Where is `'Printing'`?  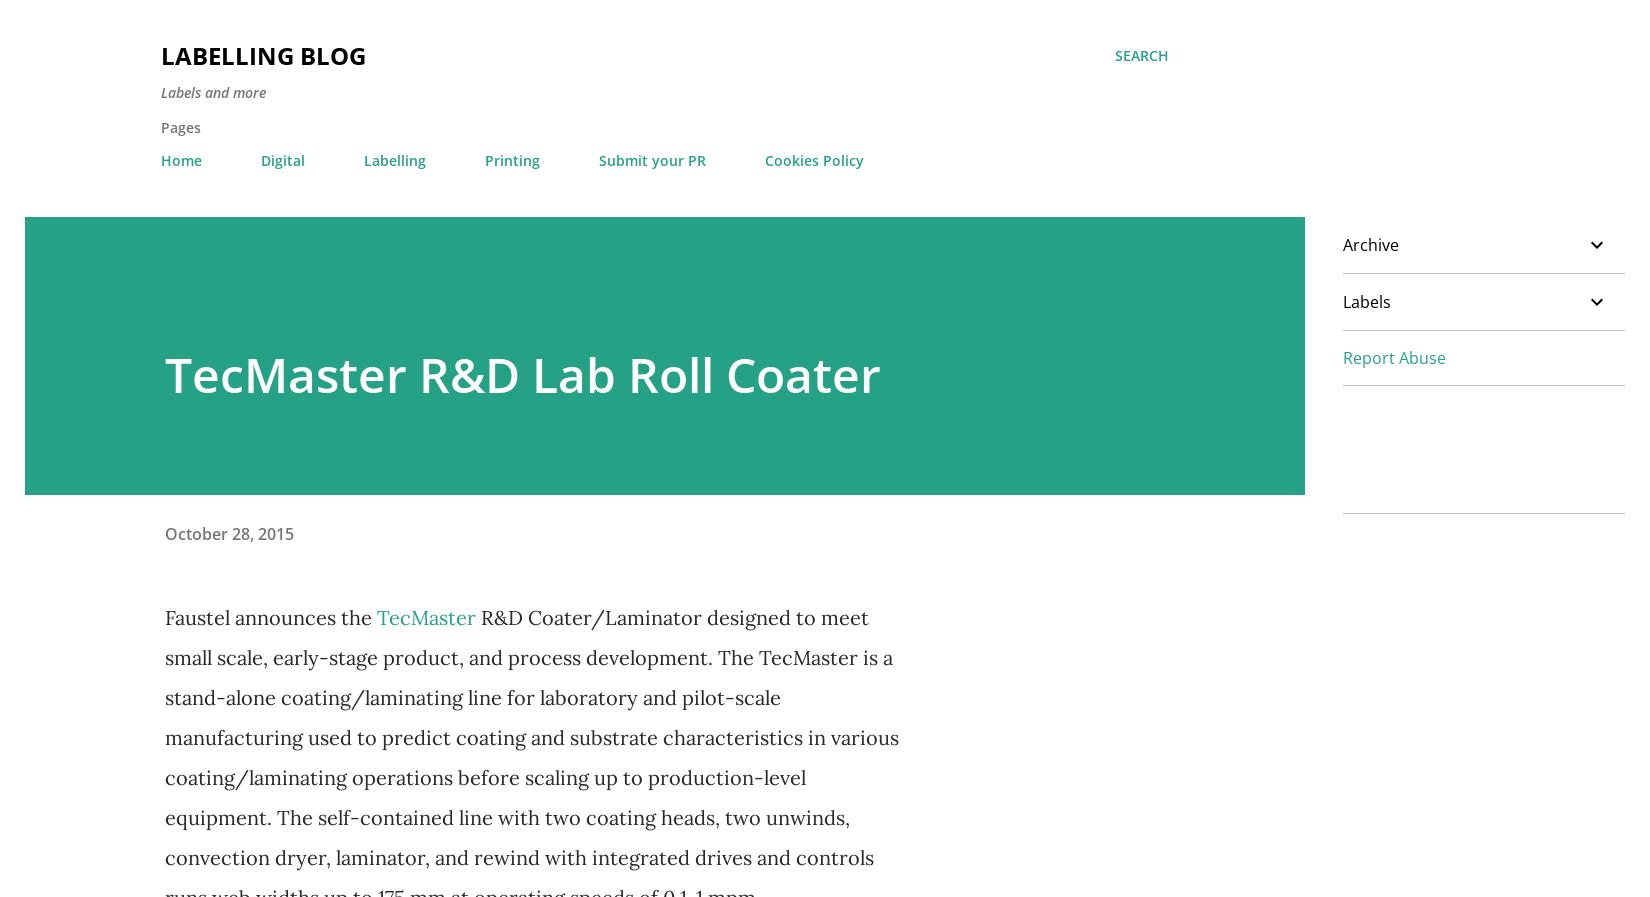
'Printing' is located at coordinates (511, 159).